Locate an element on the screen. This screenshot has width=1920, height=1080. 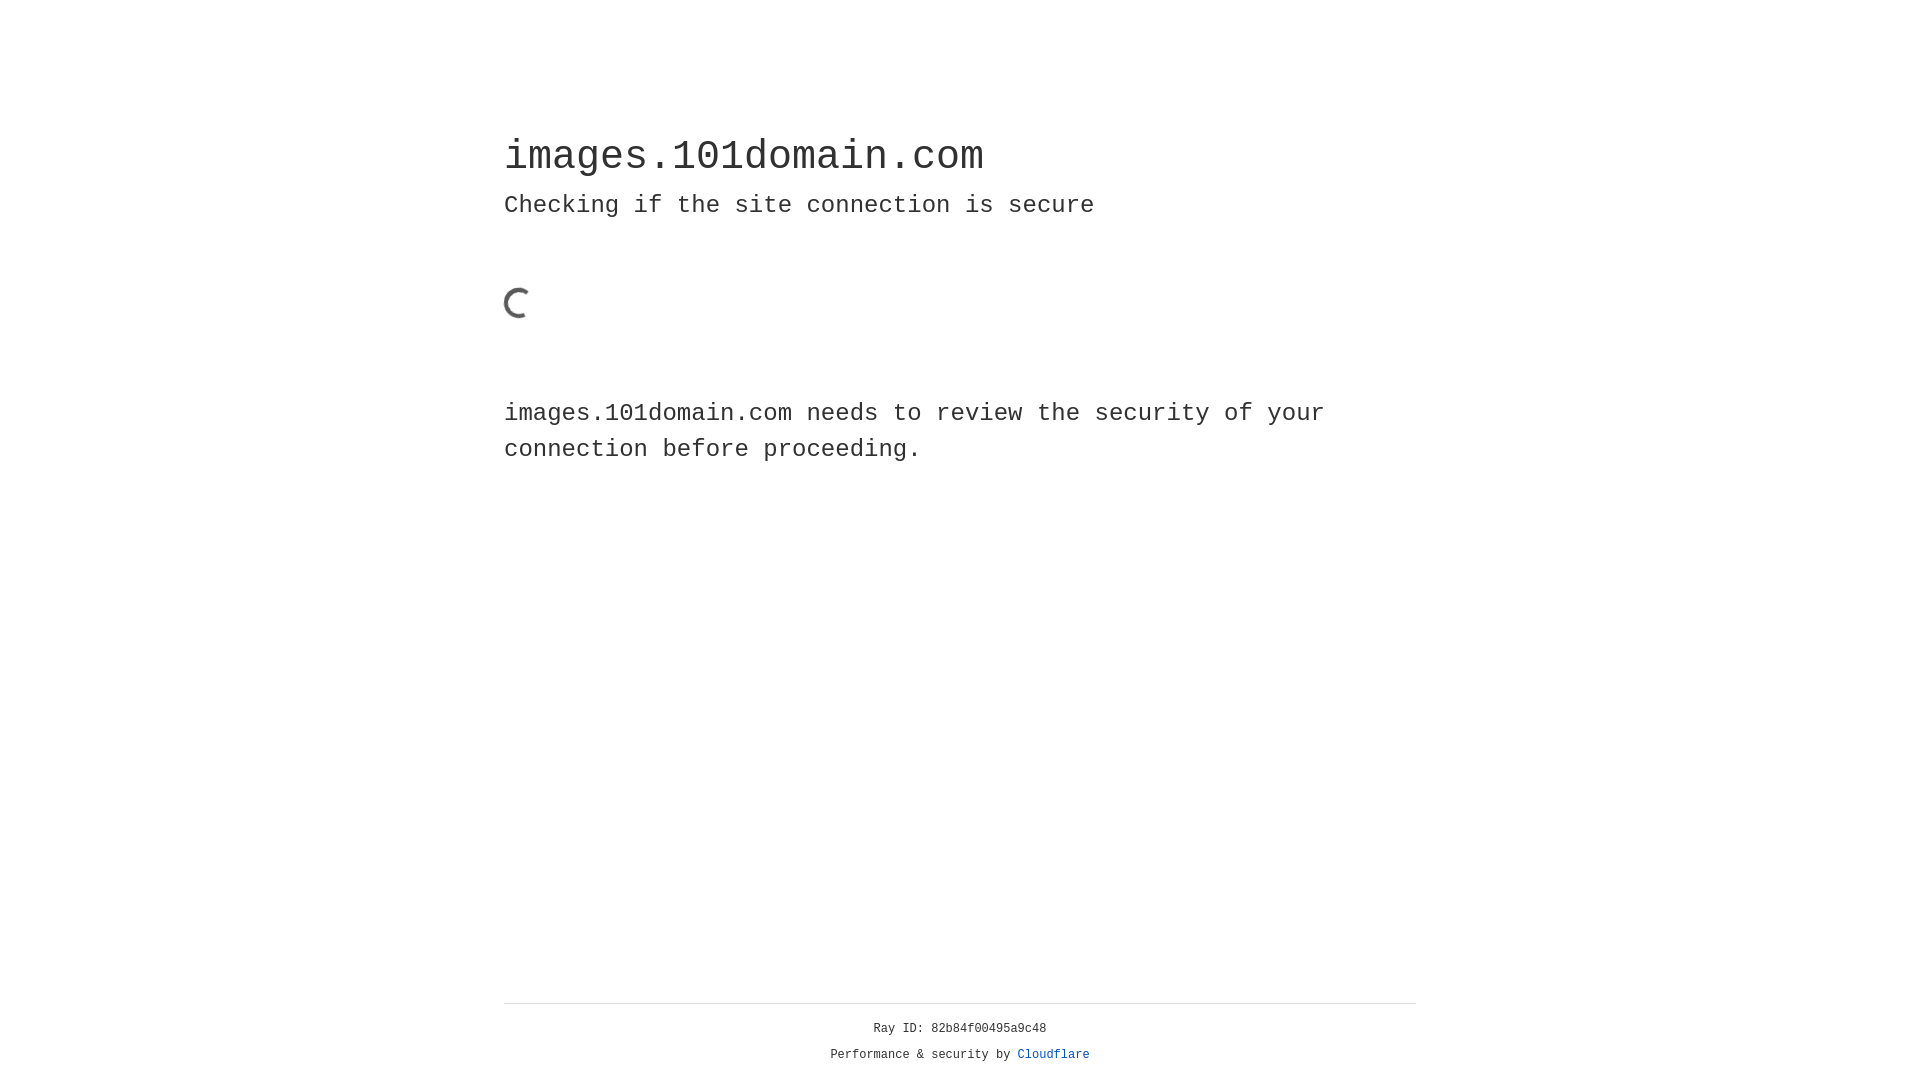
'Cloudflare' is located at coordinates (1053, 1054).